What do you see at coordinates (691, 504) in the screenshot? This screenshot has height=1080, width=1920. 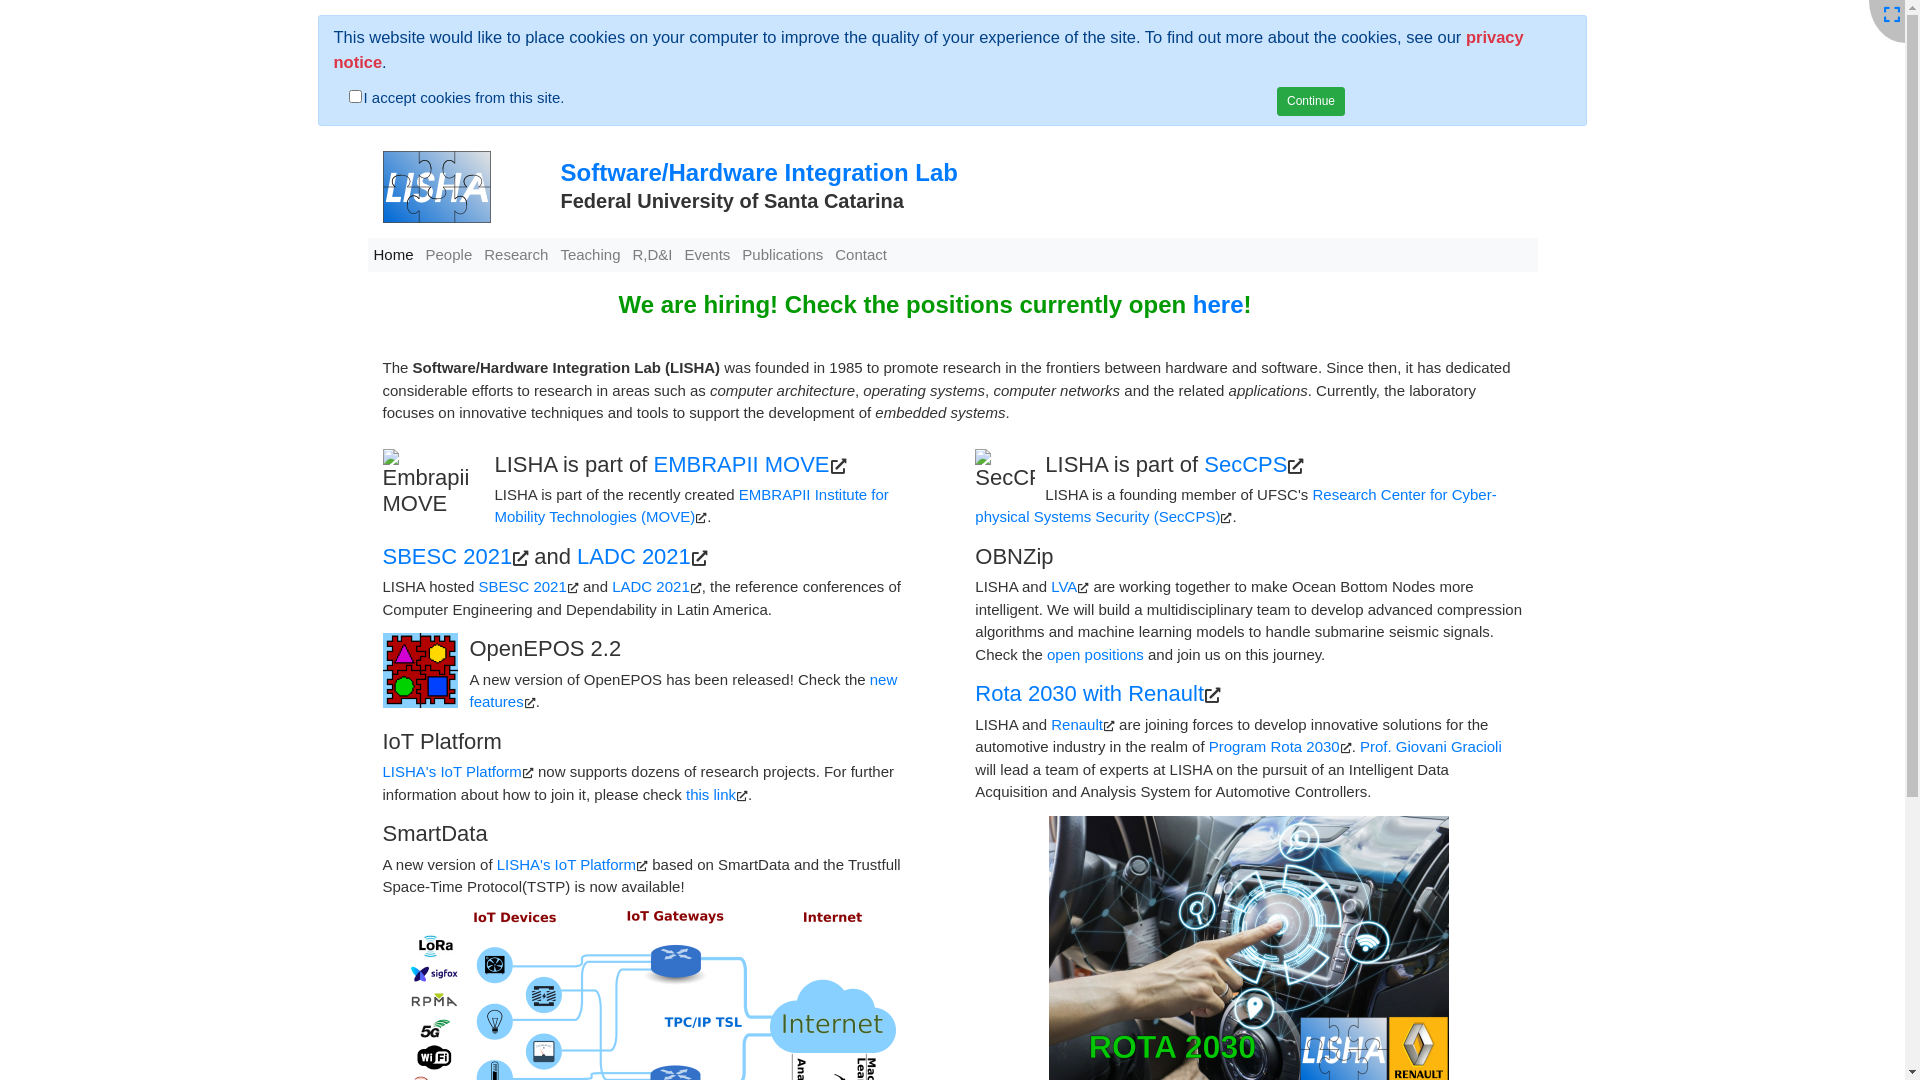 I see `'EMBRAPII Institute for Mobility Technologies (MOVE)'` at bounding box center [691, 504].